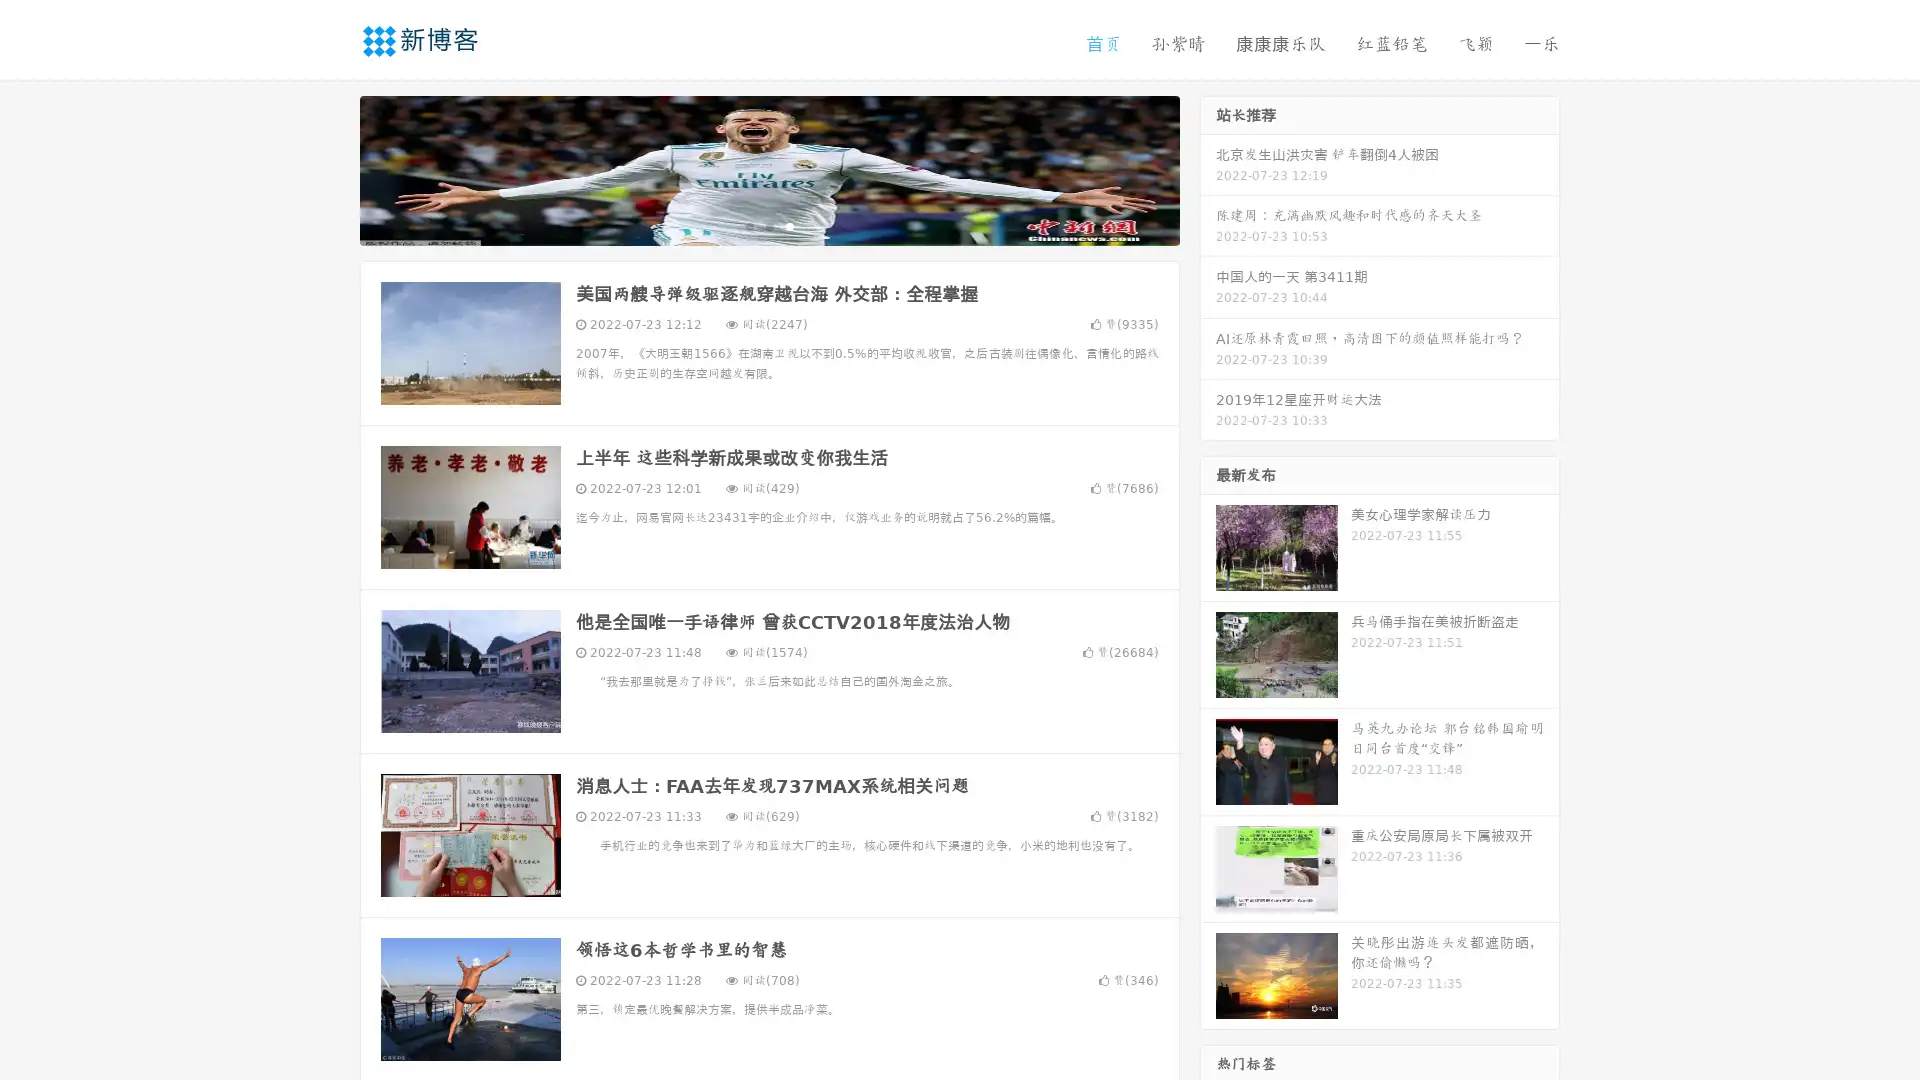 This screenshot has height=1080, width=1920. I want to click on Go to slide 3, so click(789, 225).